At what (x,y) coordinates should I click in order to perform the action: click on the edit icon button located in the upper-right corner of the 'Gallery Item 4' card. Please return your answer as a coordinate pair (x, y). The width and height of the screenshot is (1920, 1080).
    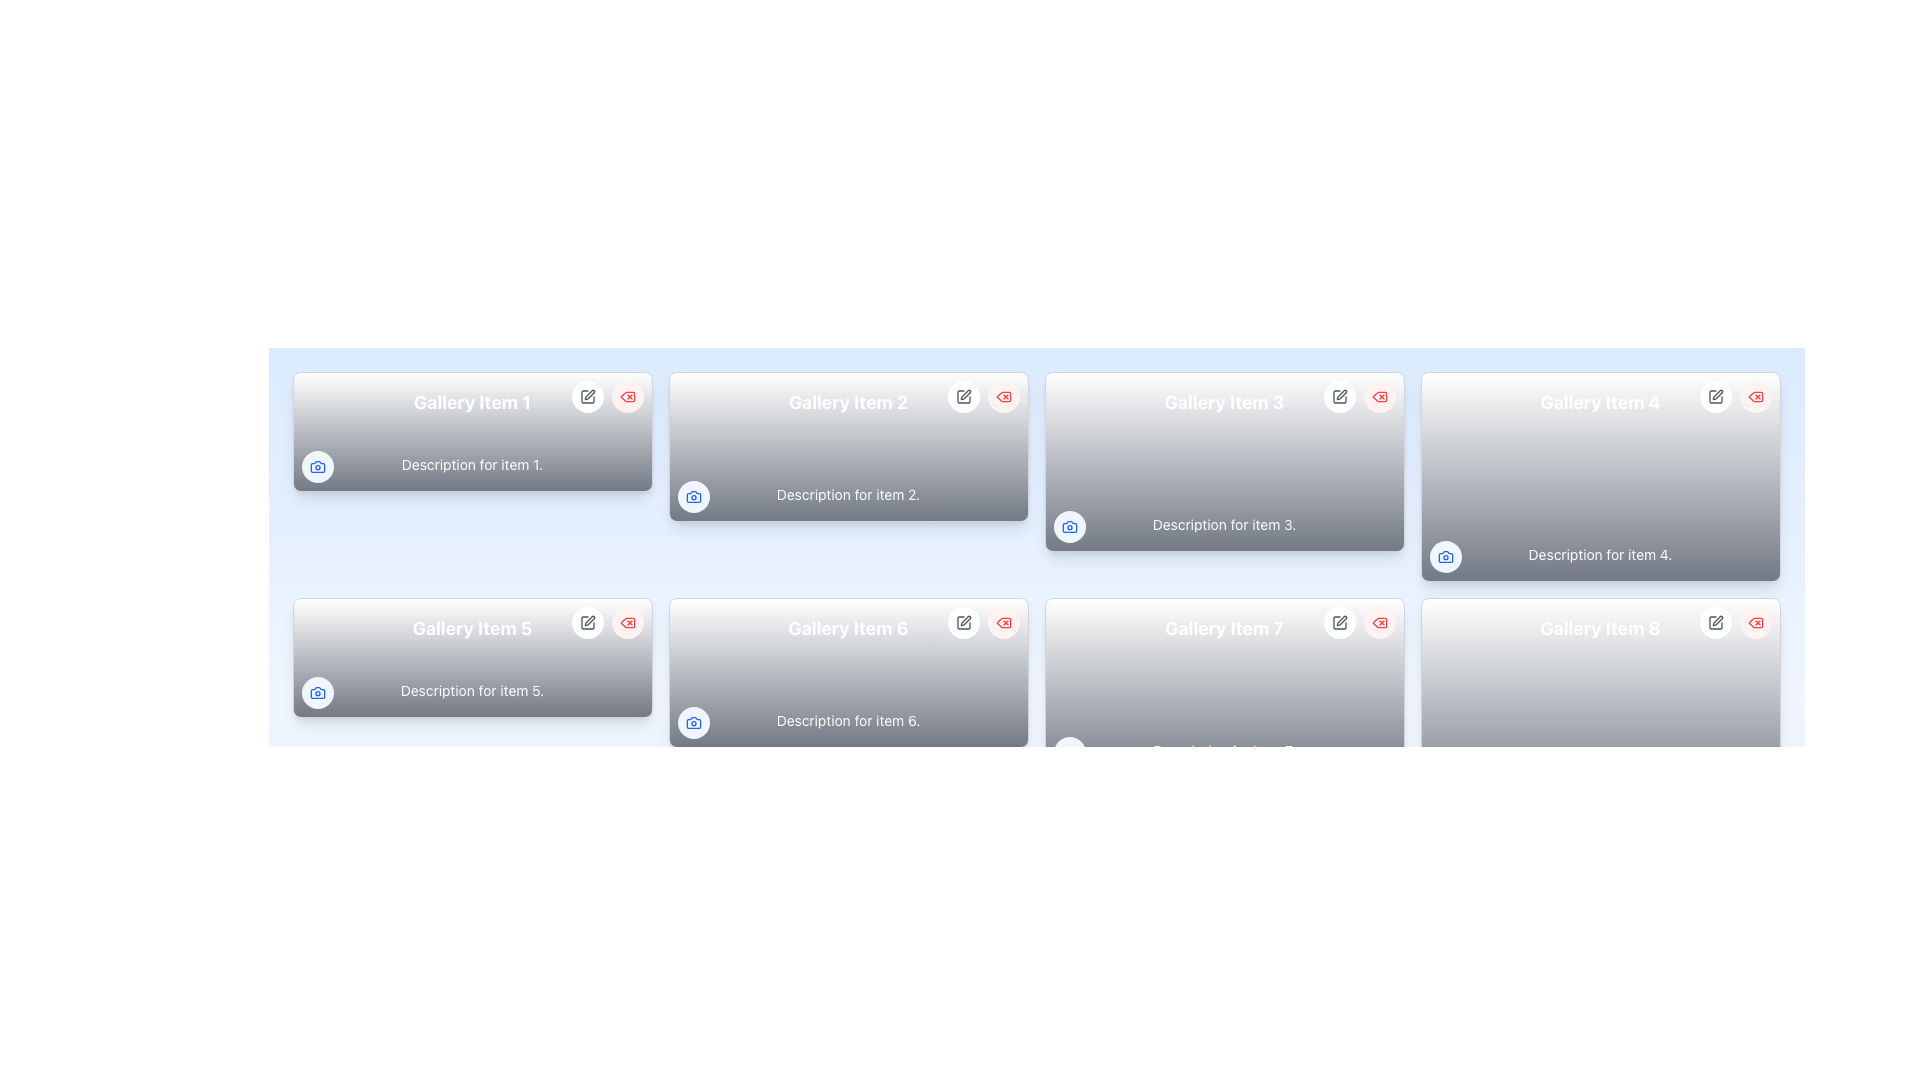
    Looking at the image, I should click on (1714, 397).